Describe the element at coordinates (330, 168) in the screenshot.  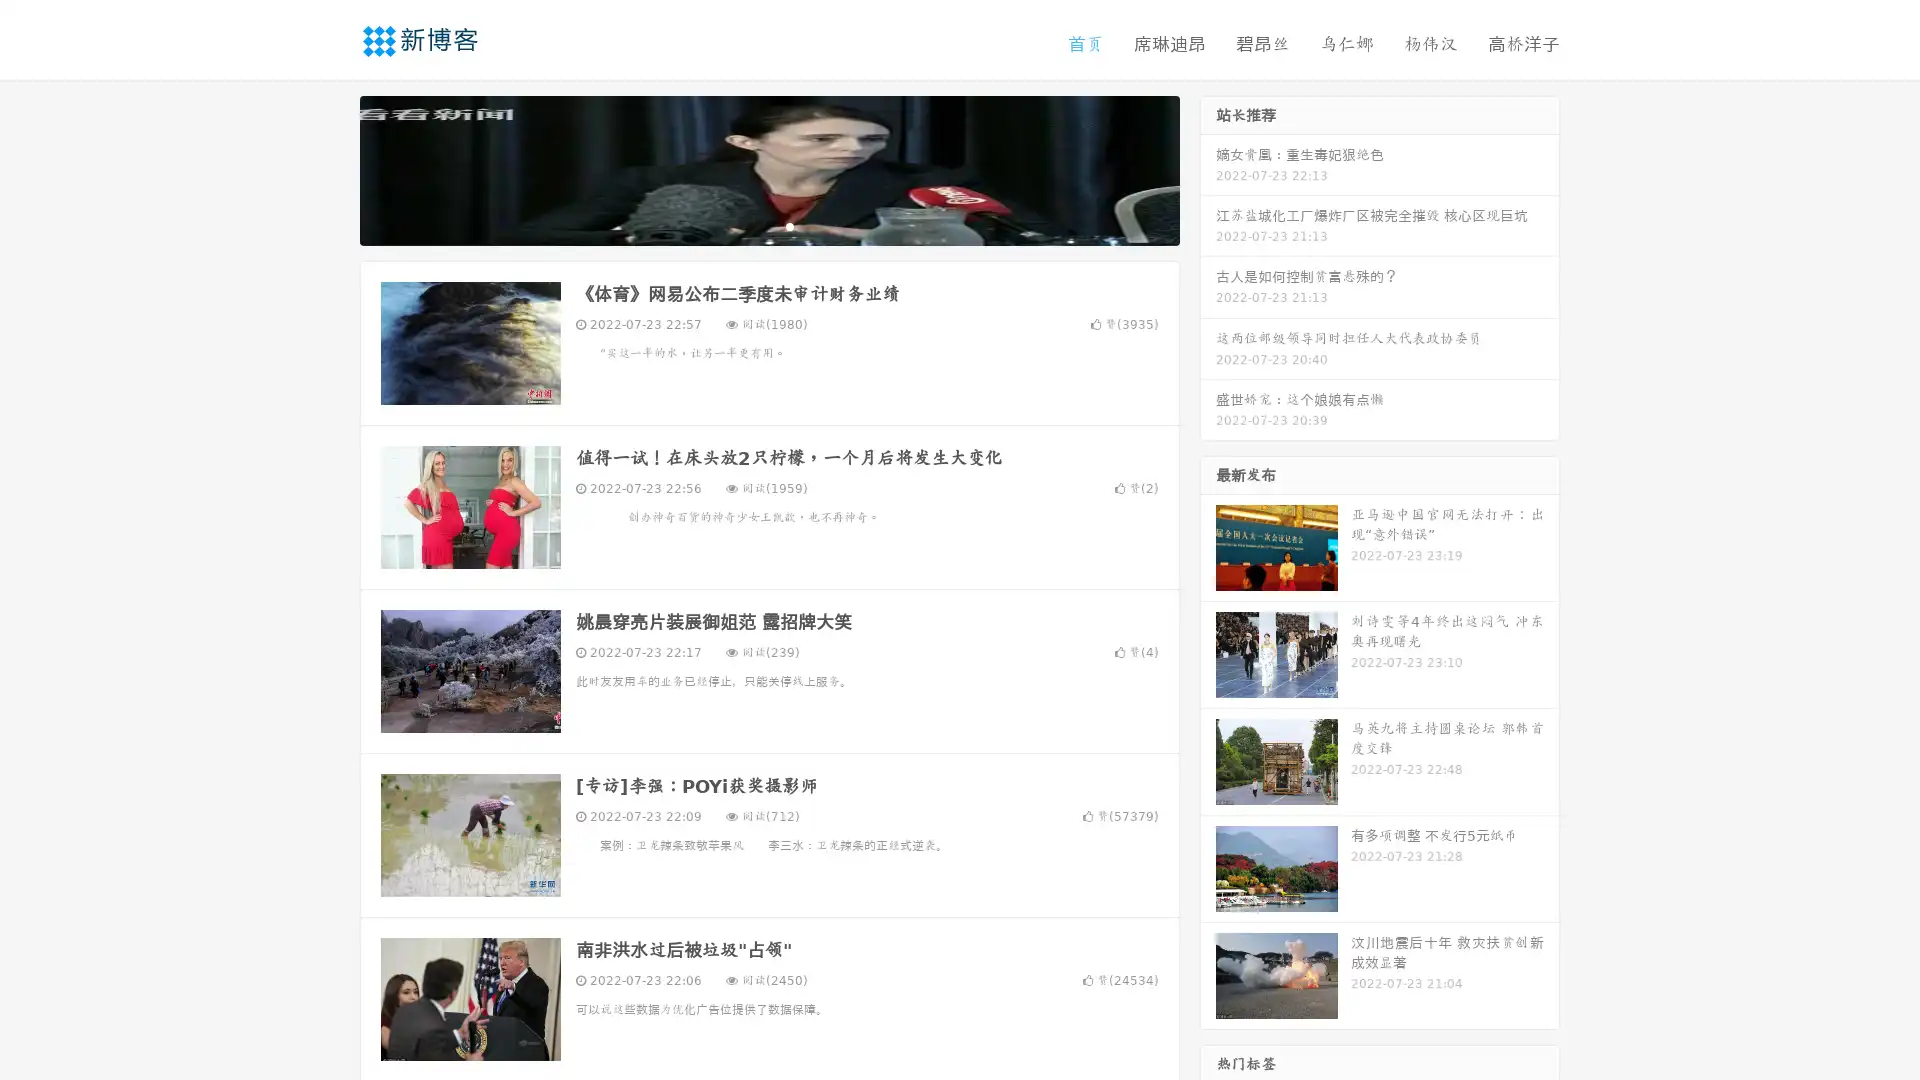
I see `Previous slide` at that location.